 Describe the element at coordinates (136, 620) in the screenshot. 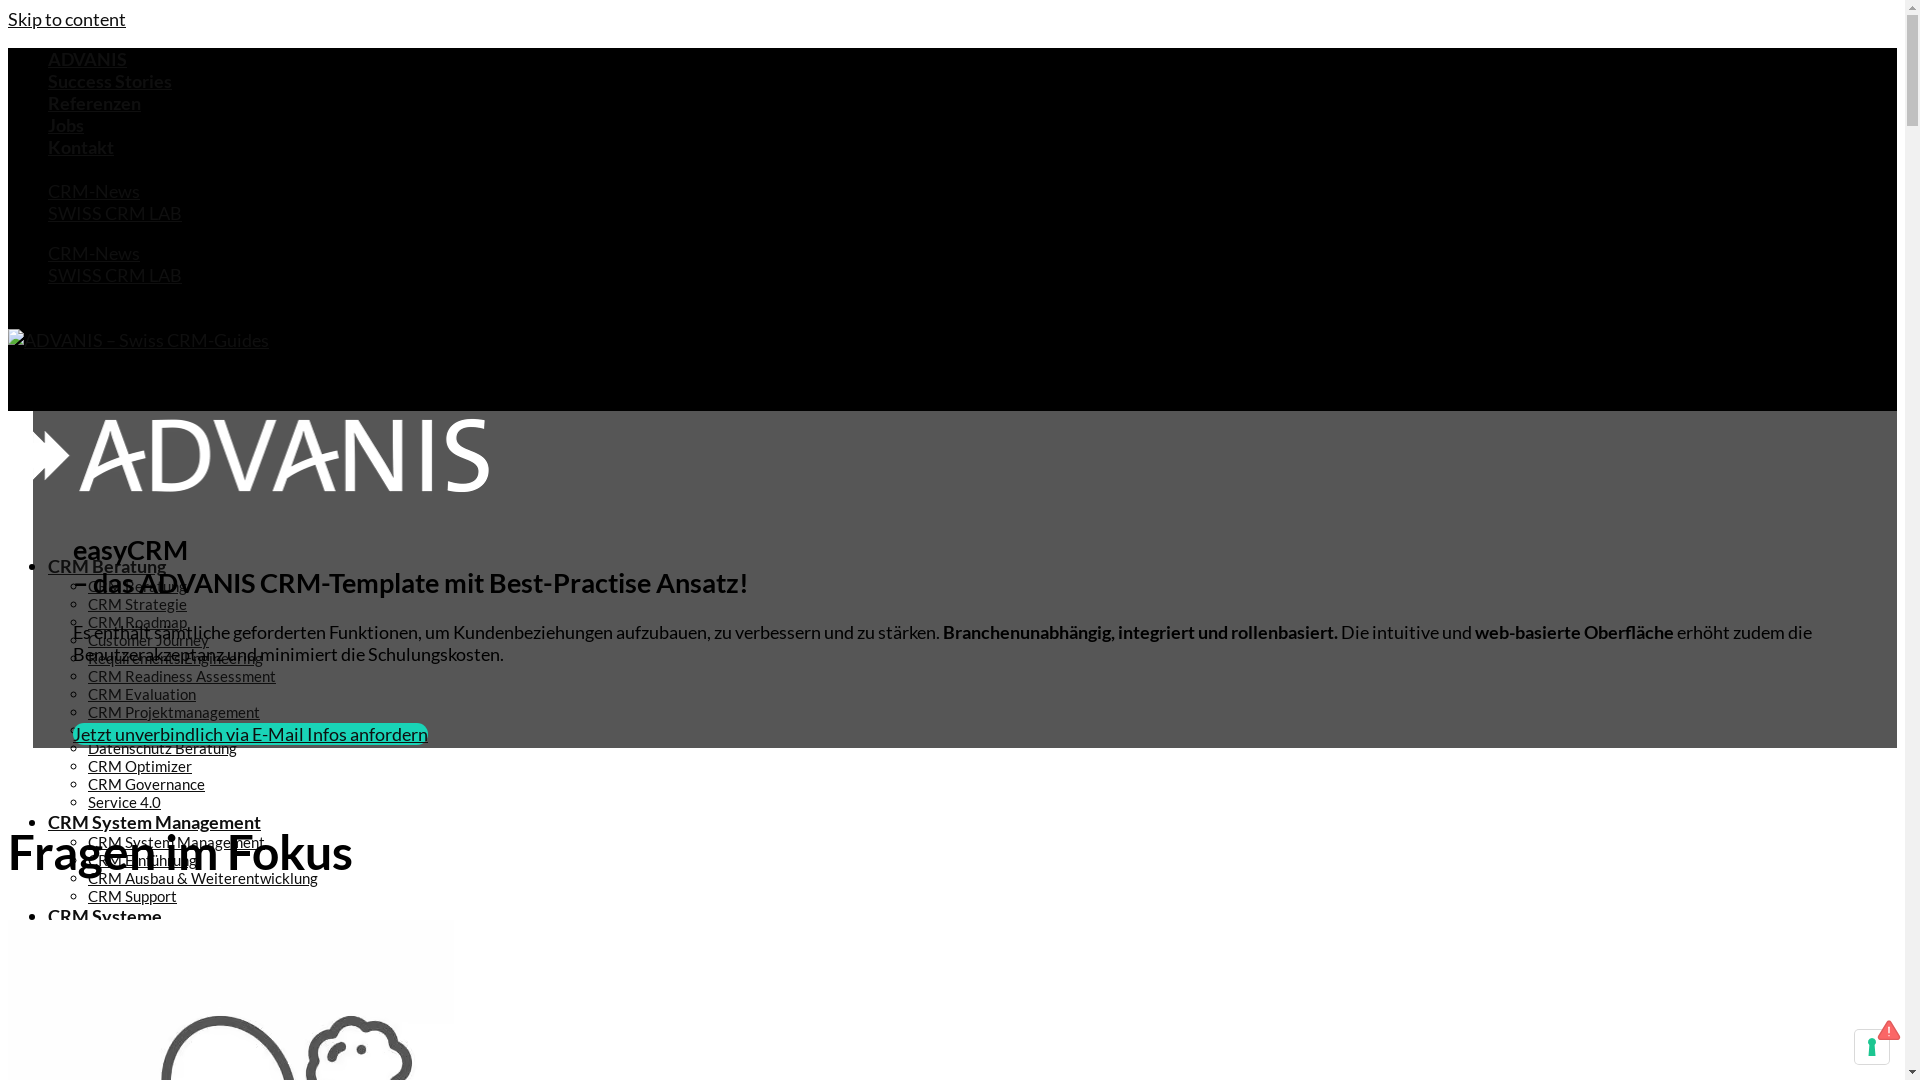

I see `'CRM Roadmap'` at that location.